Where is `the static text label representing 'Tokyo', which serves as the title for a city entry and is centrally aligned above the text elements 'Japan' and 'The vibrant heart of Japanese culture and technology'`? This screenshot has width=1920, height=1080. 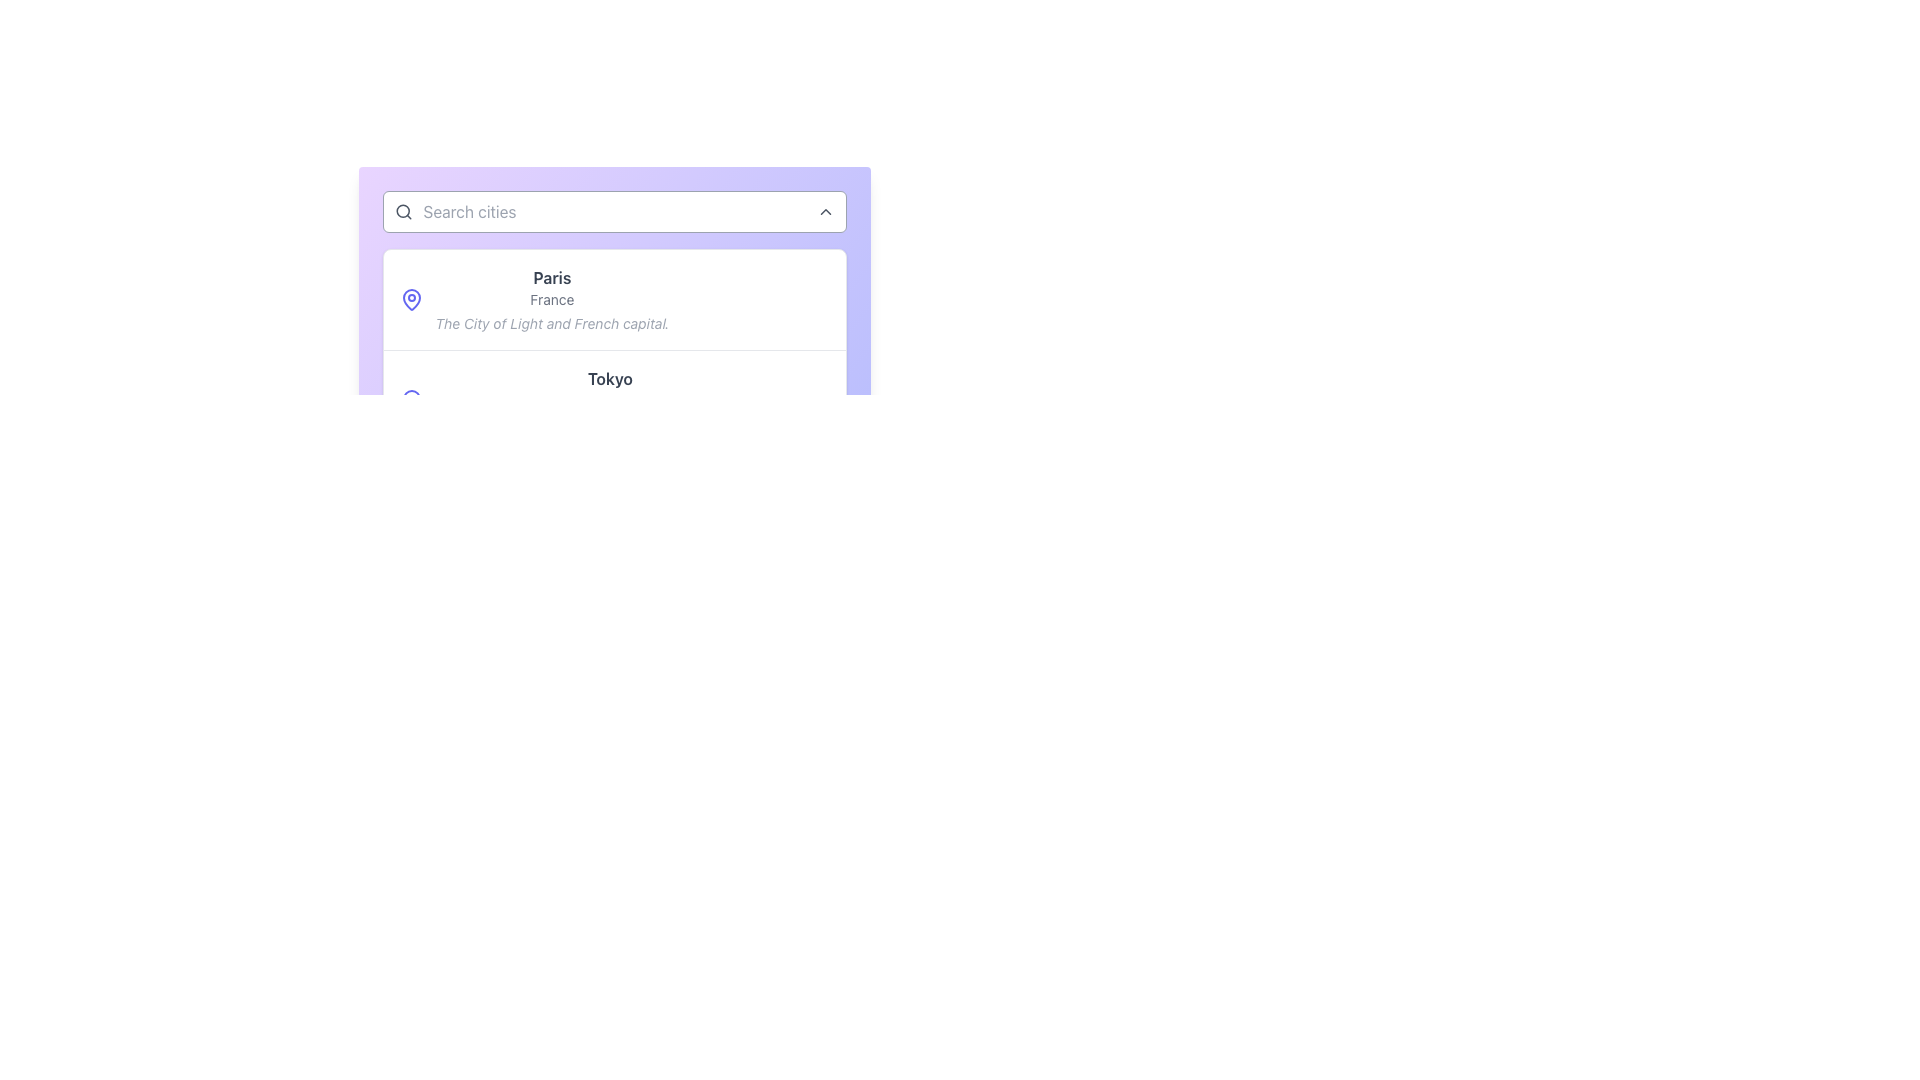 the static text label representing 'Tokyo', which serves as the title for a city entry and is centrally aligned above the text elements 'Japan' and 'The vibrant heart of Japanese culture and technology' is located at coordinates (609, 378).